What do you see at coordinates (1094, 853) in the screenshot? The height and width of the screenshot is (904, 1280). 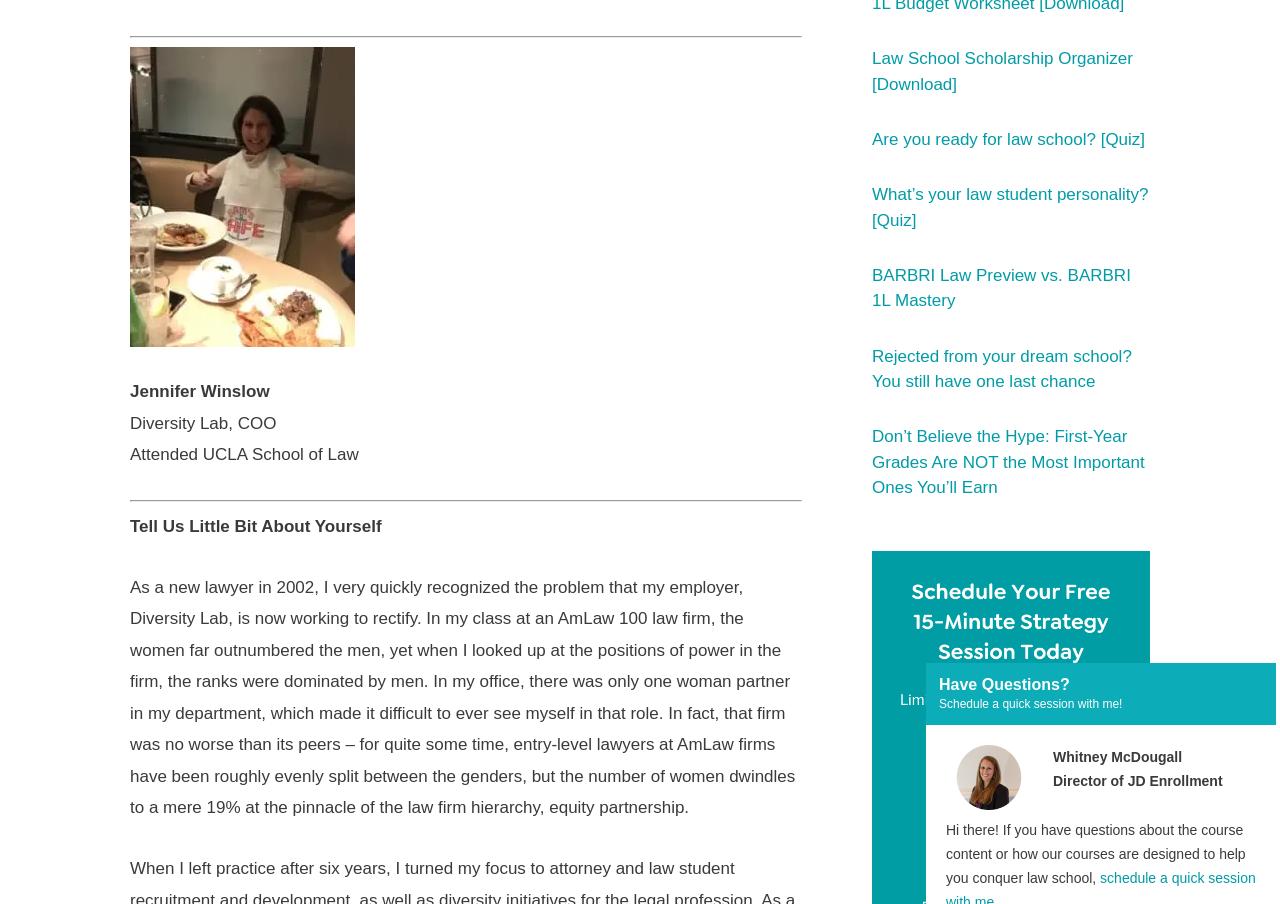 I see `'Hi there! If you have questions about the course content or how our courses are designed to help you conquer law school,'` at bounding box center [1094, 853].